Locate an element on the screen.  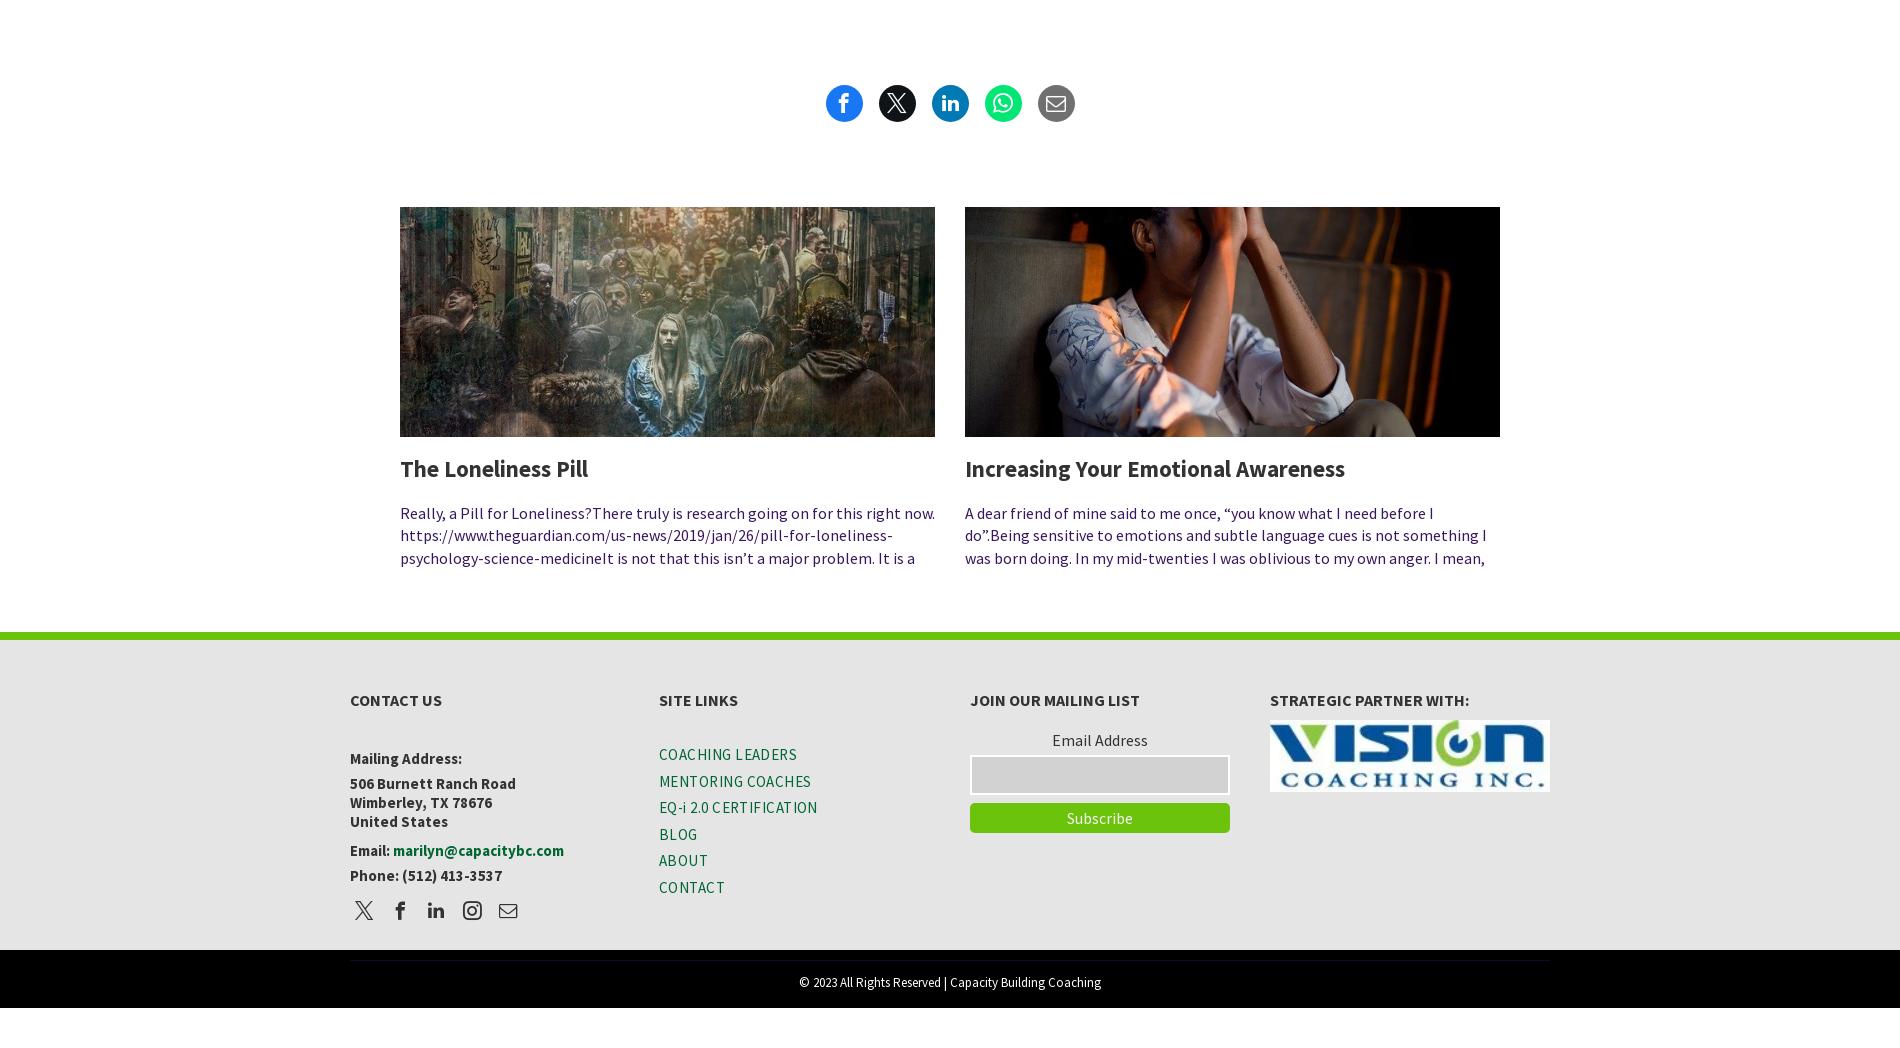
'CONTACT US' is located at coordinates (394, 698).